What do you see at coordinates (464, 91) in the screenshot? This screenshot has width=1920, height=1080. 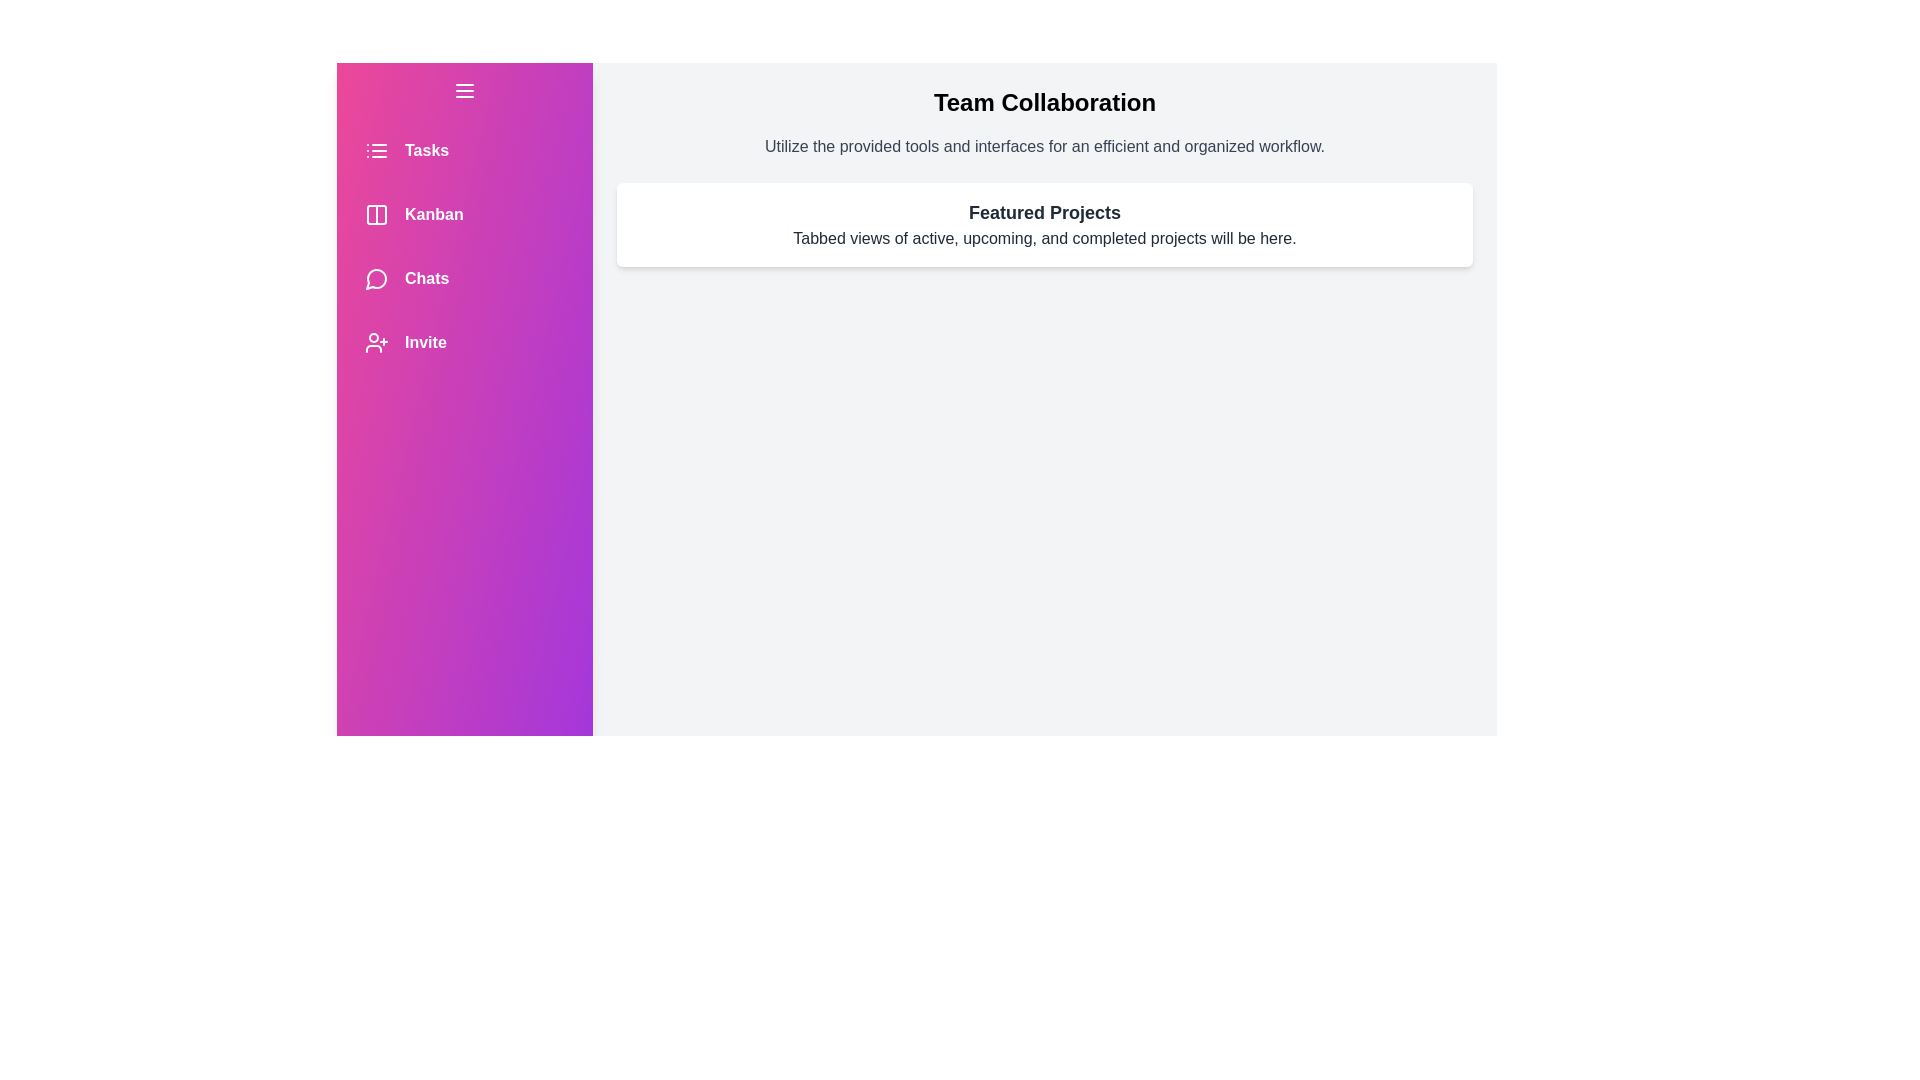 I see `the menu button to toggle the drawer` at bounding box center [464, 91].